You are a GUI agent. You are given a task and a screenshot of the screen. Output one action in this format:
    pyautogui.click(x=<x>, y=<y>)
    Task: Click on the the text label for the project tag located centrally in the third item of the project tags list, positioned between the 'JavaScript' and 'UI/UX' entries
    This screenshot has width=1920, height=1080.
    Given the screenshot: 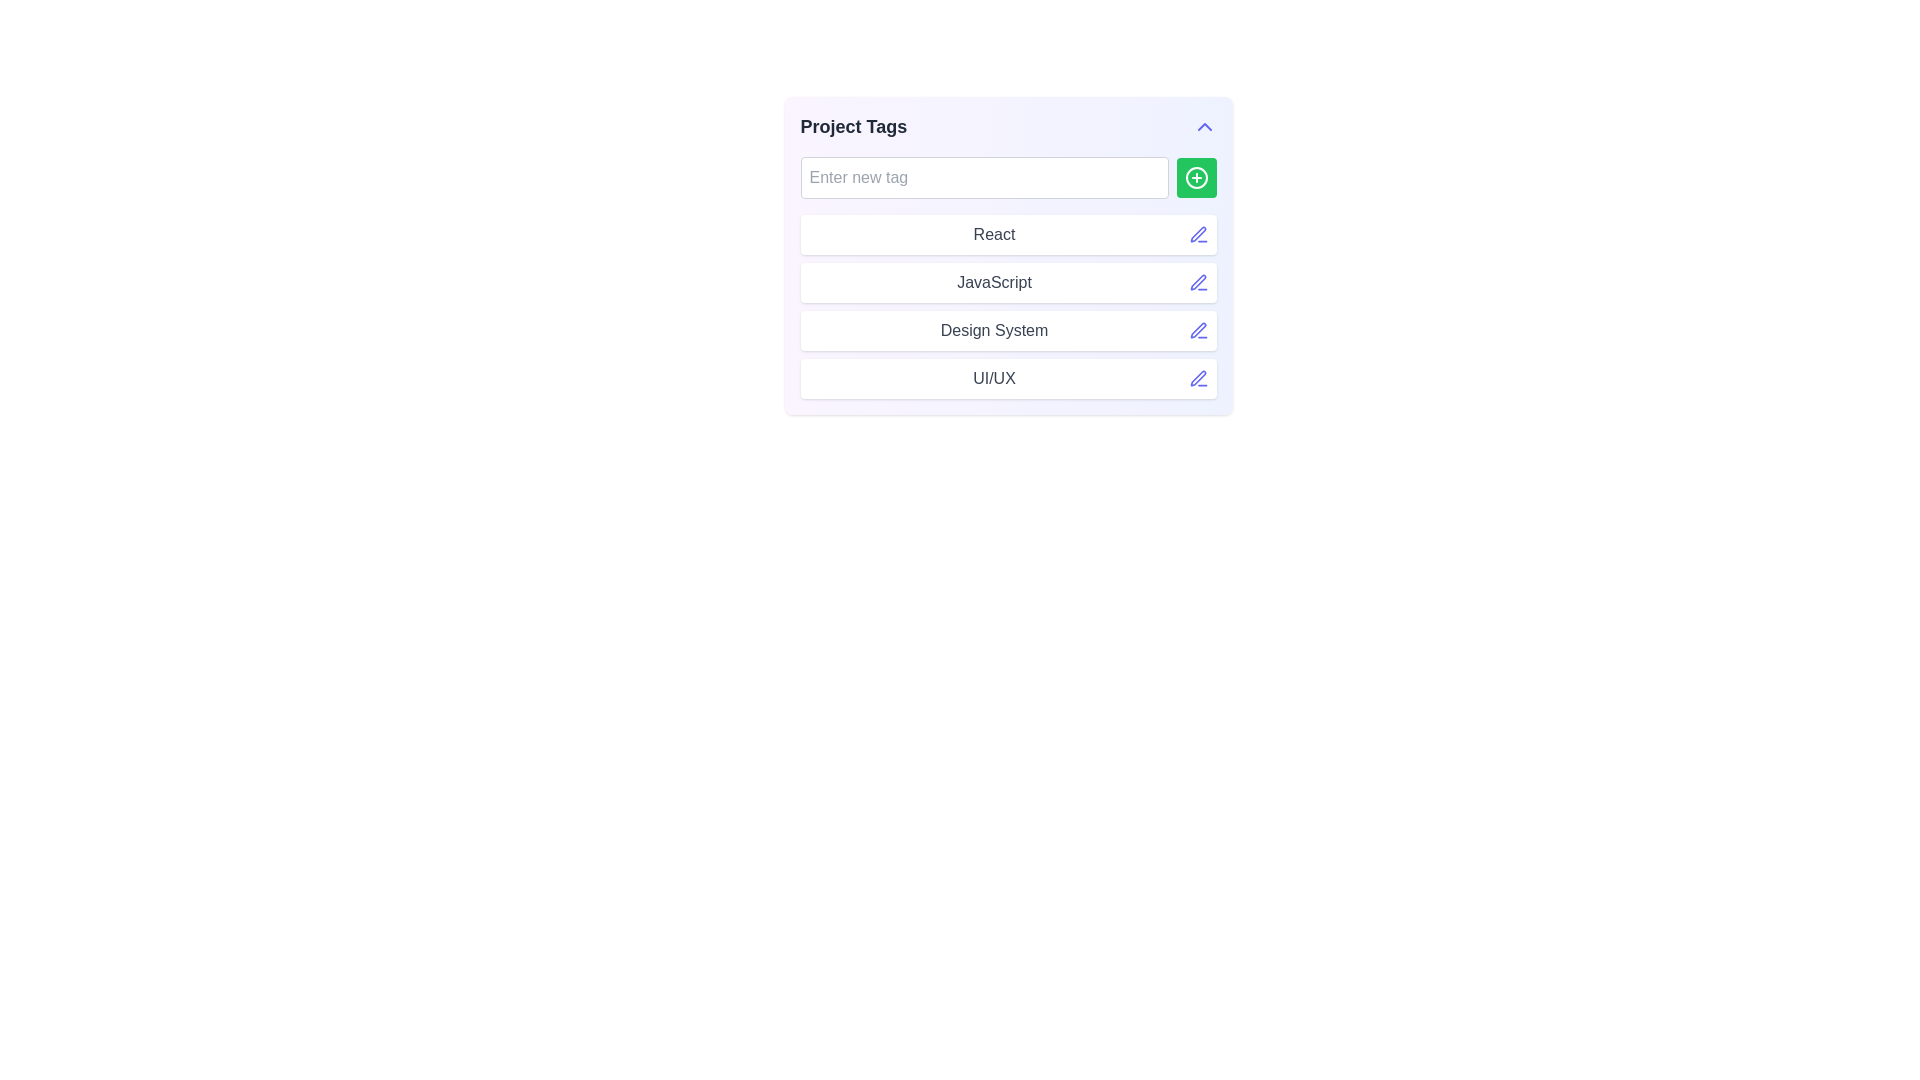 What is the action you would take?
    pyautogui.click(x=994, y=330)
    